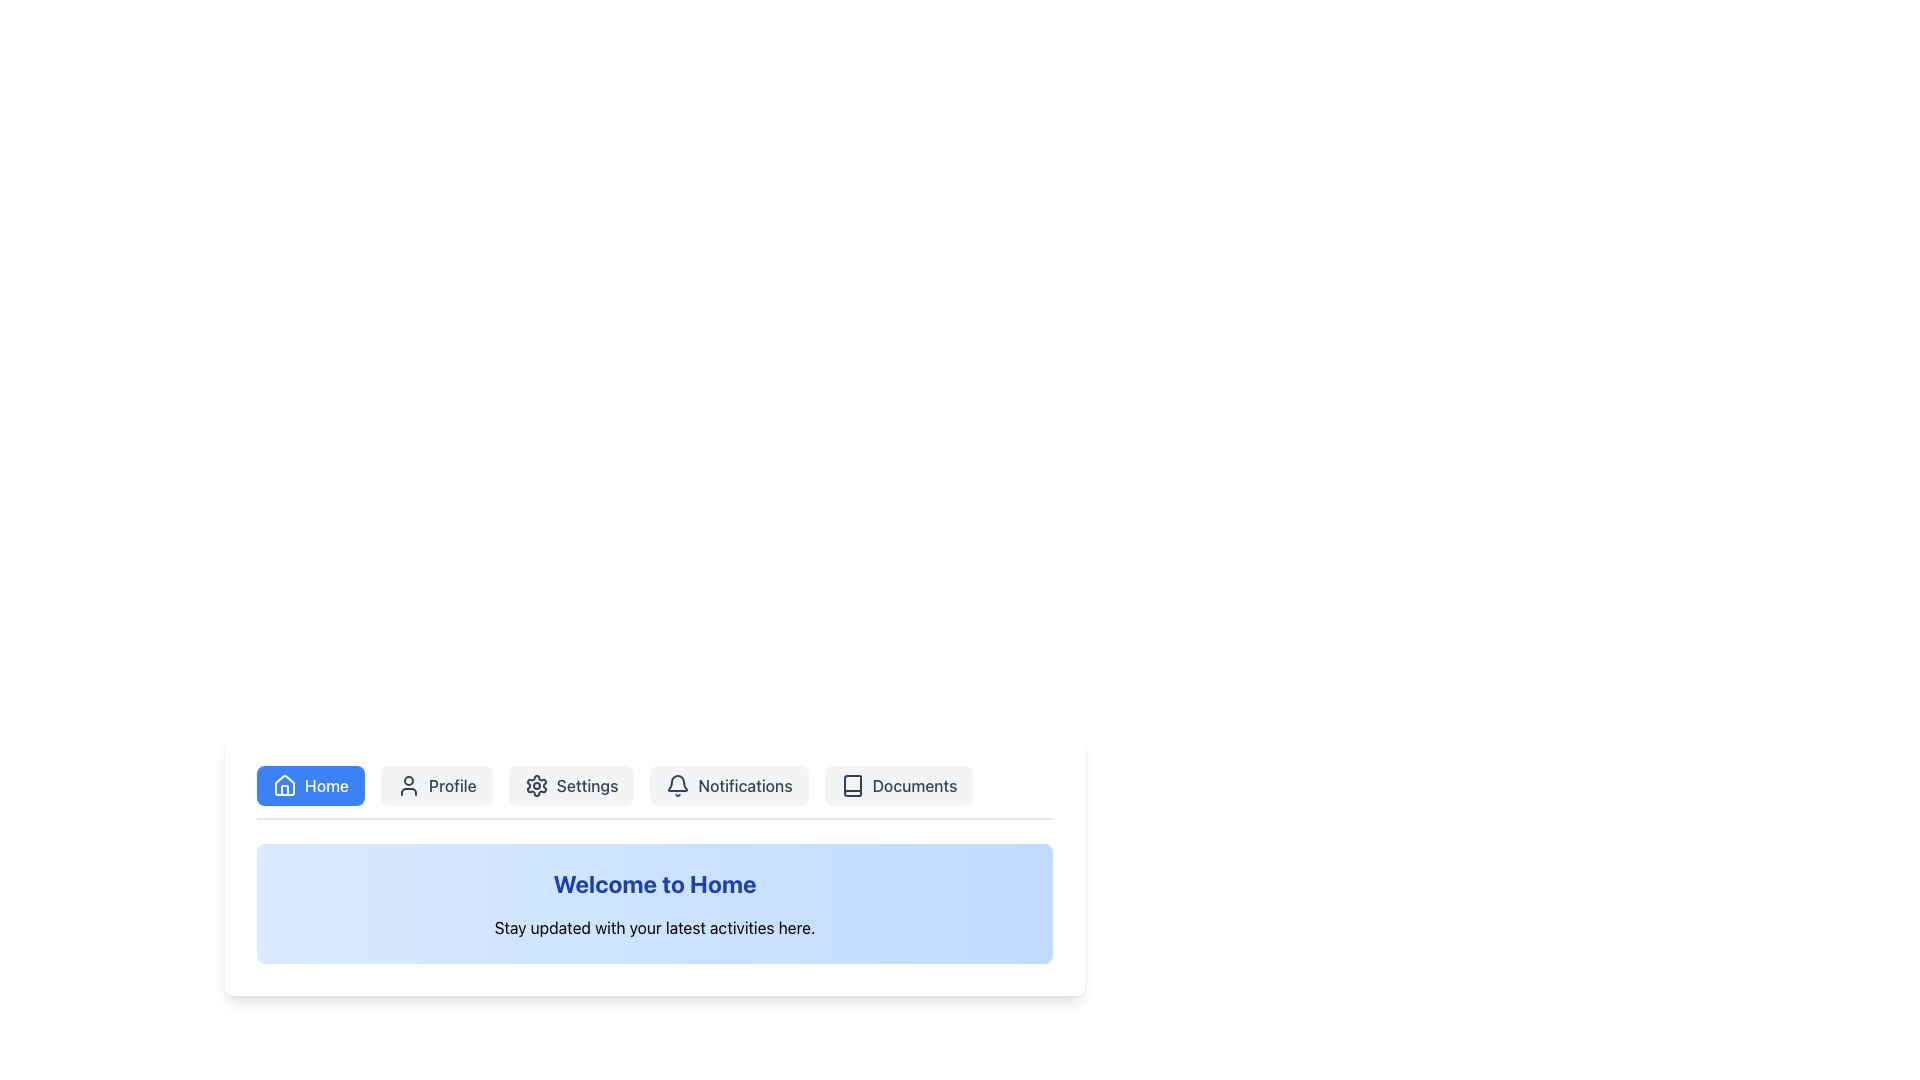 The image size is (1920, 1080). I want to click on the 'Home' button, which contains a minimalist house icon with rounded edges, highlighted in blue, located in the top-center of the interface, so click(283, 785).